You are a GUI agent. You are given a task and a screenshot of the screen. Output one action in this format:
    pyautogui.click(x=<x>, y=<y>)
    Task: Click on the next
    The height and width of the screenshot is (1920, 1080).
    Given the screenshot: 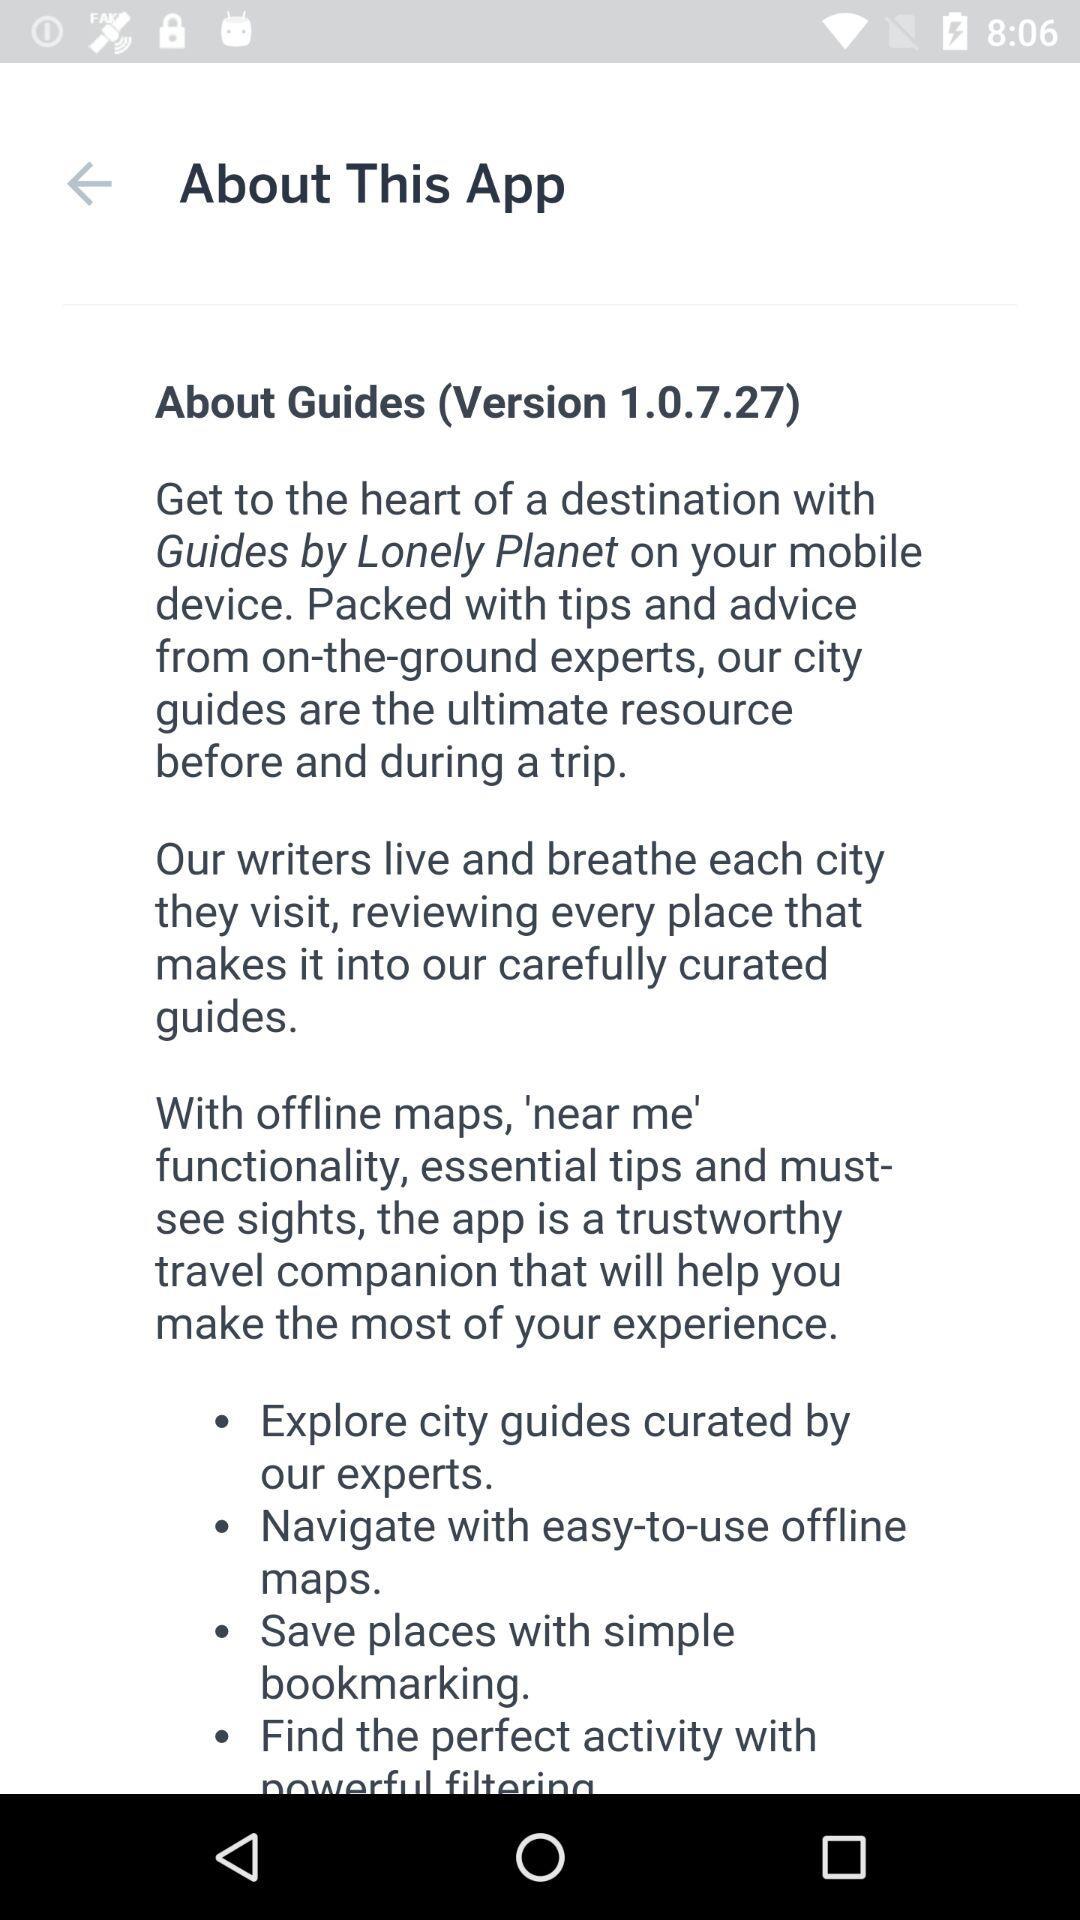 What is the action you would take?
    pyautogui.click(x=88, y=183)
    